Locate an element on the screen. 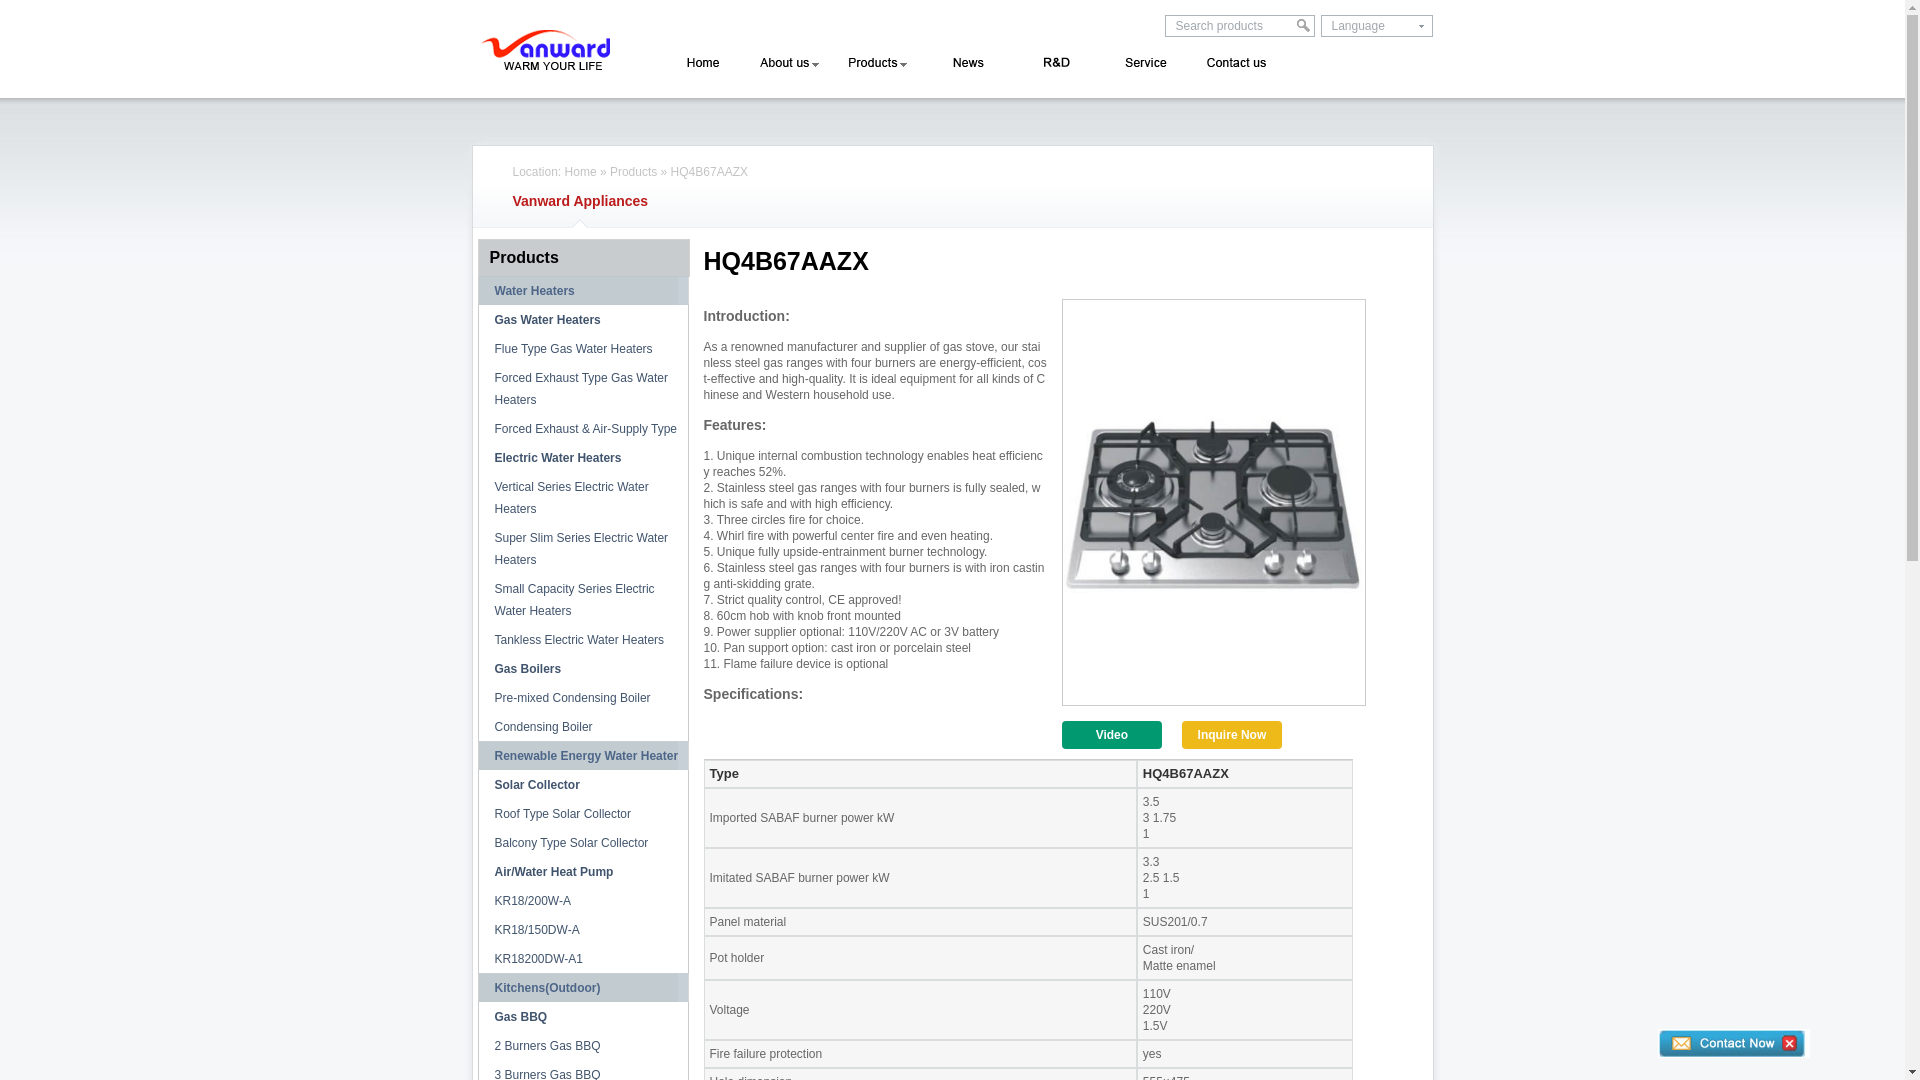 This screenshot has height=1080, width=1920. 'KR18/150DW-A' is located at coordinates (582, 929).